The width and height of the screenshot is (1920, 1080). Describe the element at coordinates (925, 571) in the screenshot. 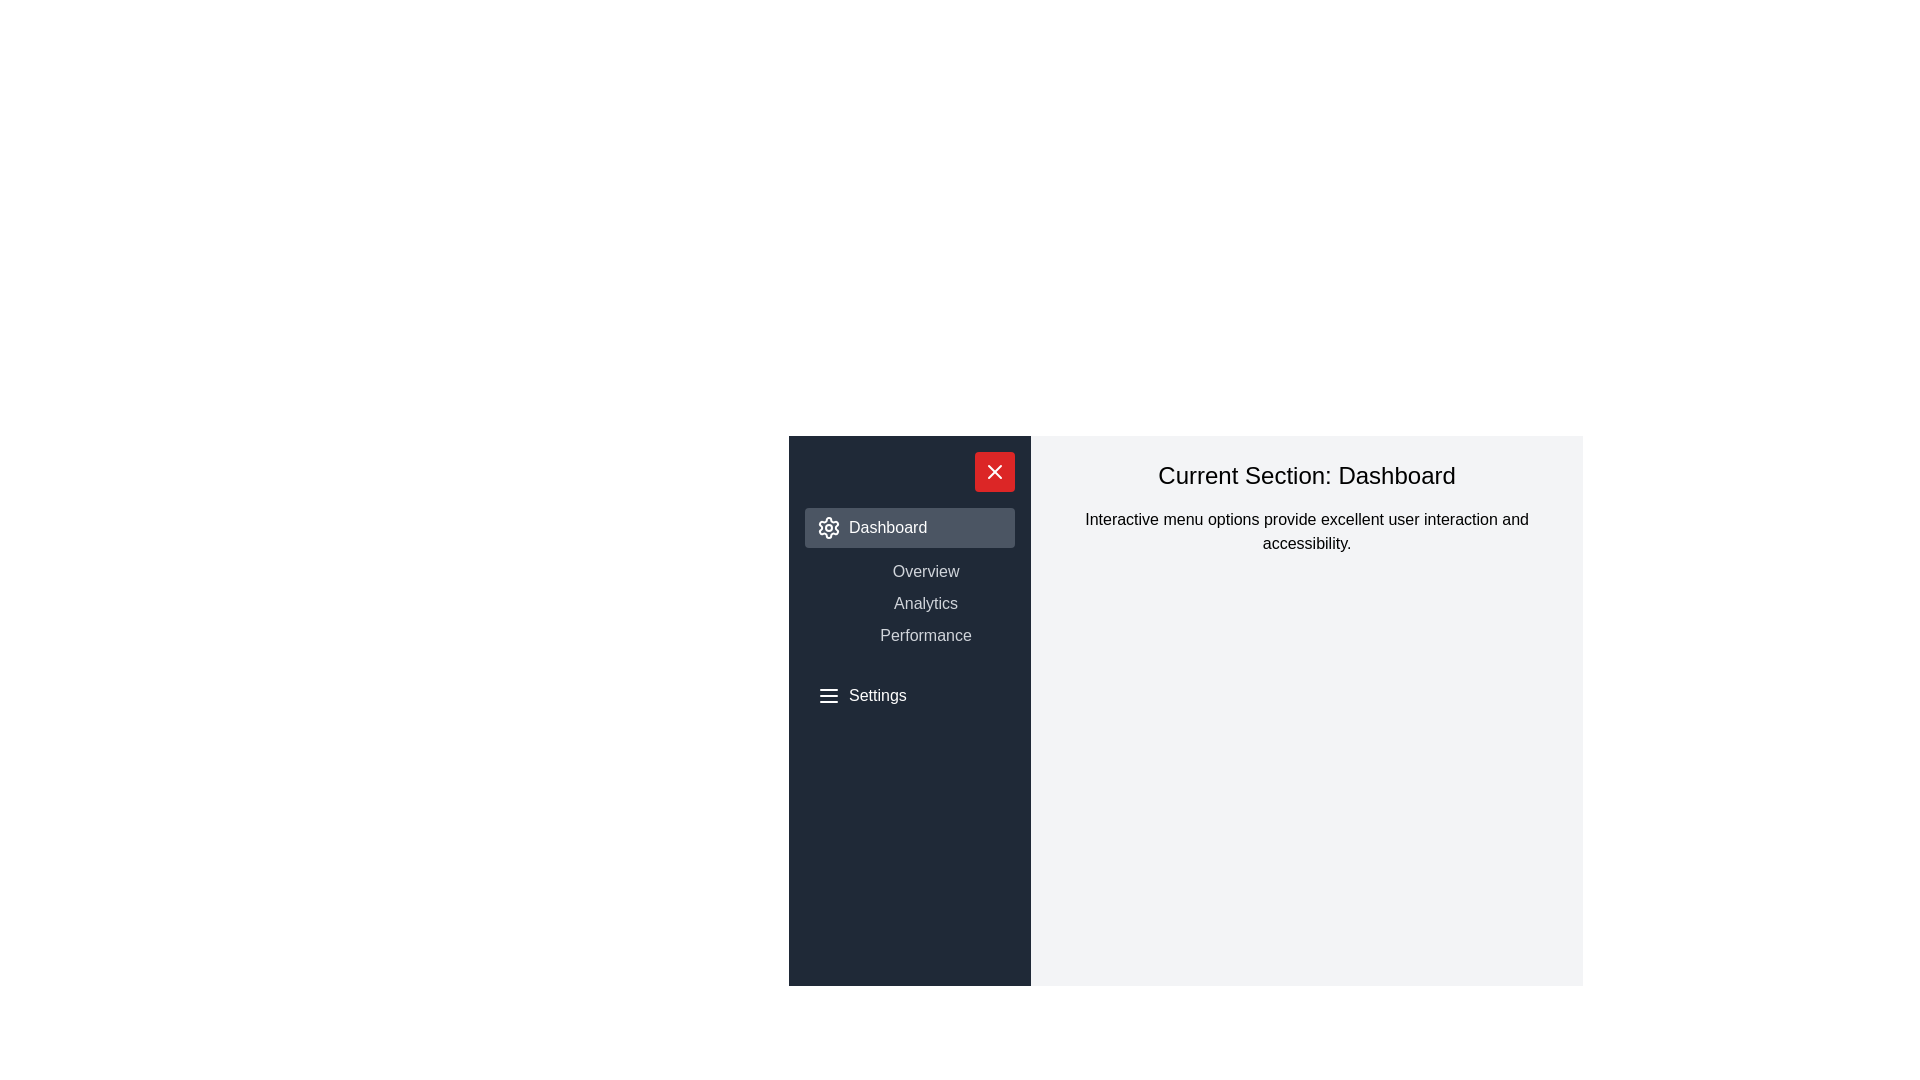

I see `the 'Overview' navigation option in the sidebar menu to change its color for a visual cue` at that location.